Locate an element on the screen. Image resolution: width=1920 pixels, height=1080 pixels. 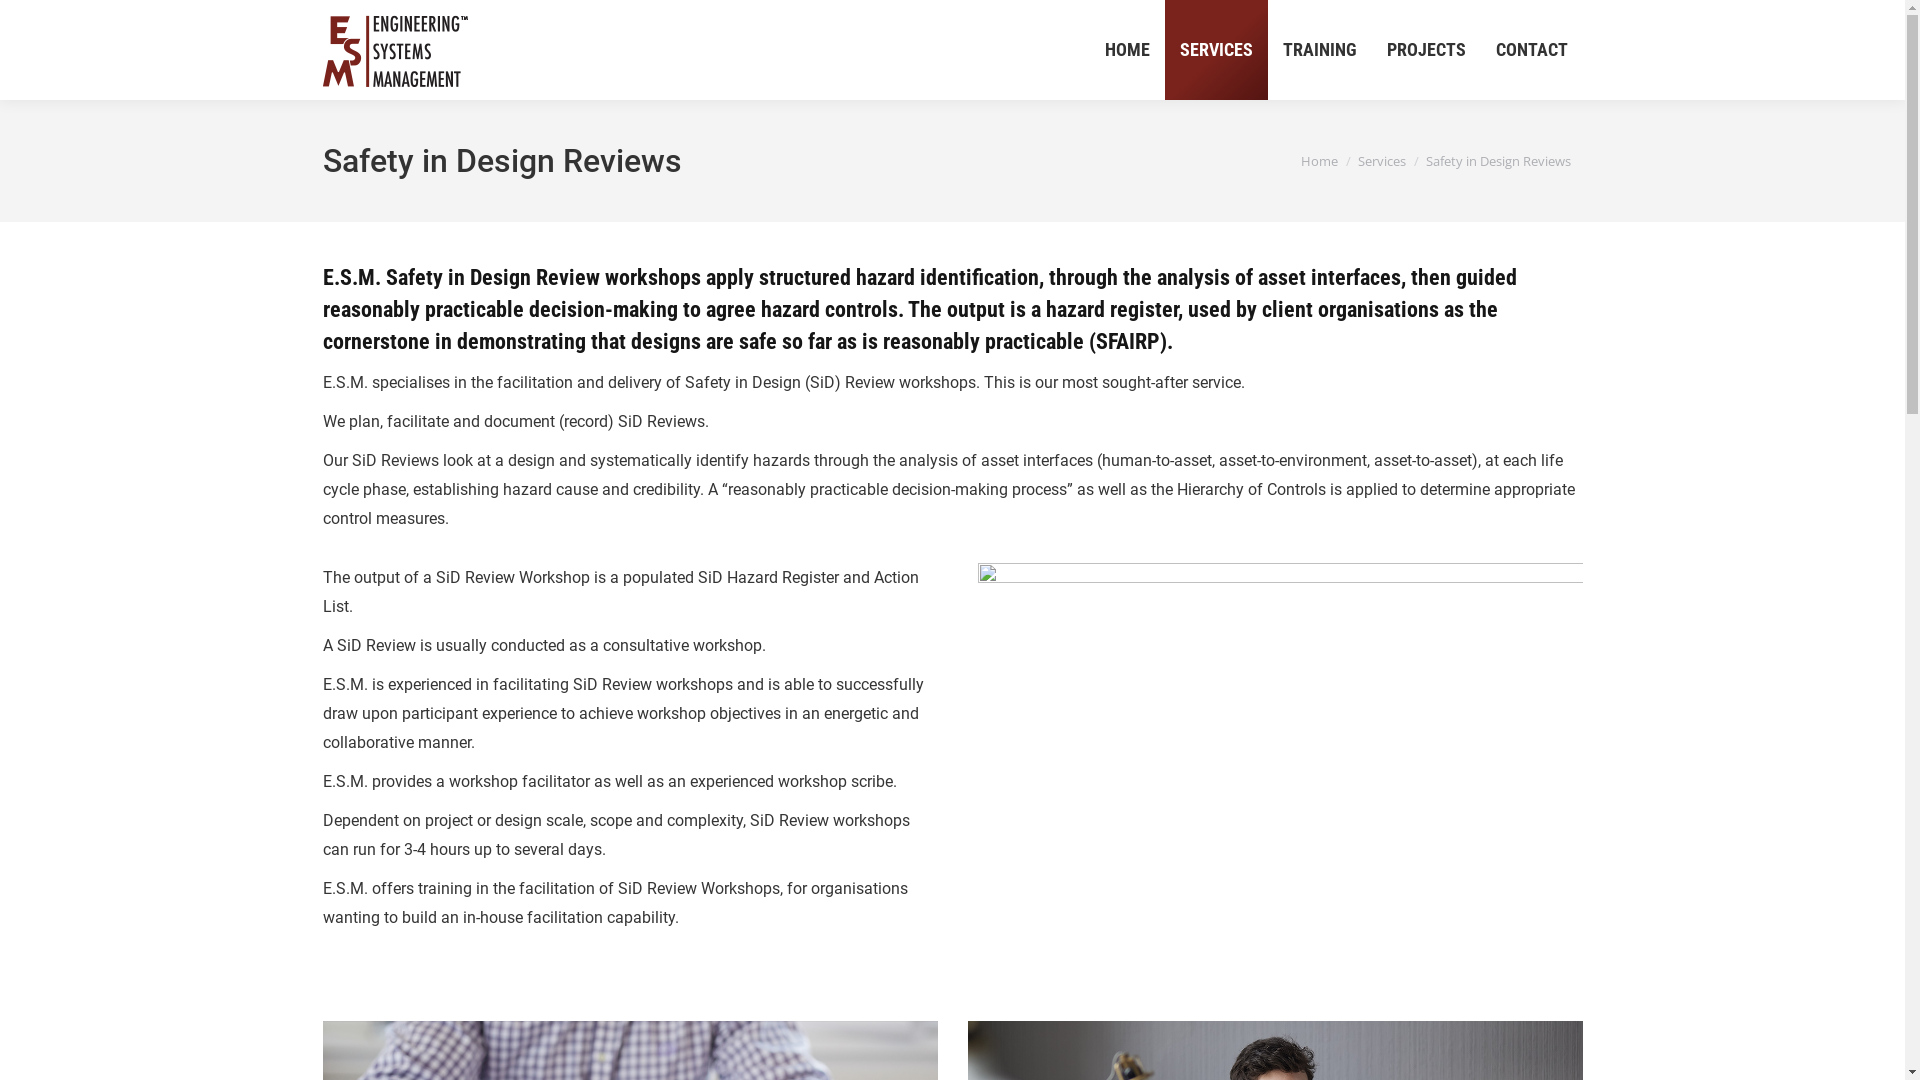
'SERVICES' is located at coordinates (1214, 49).